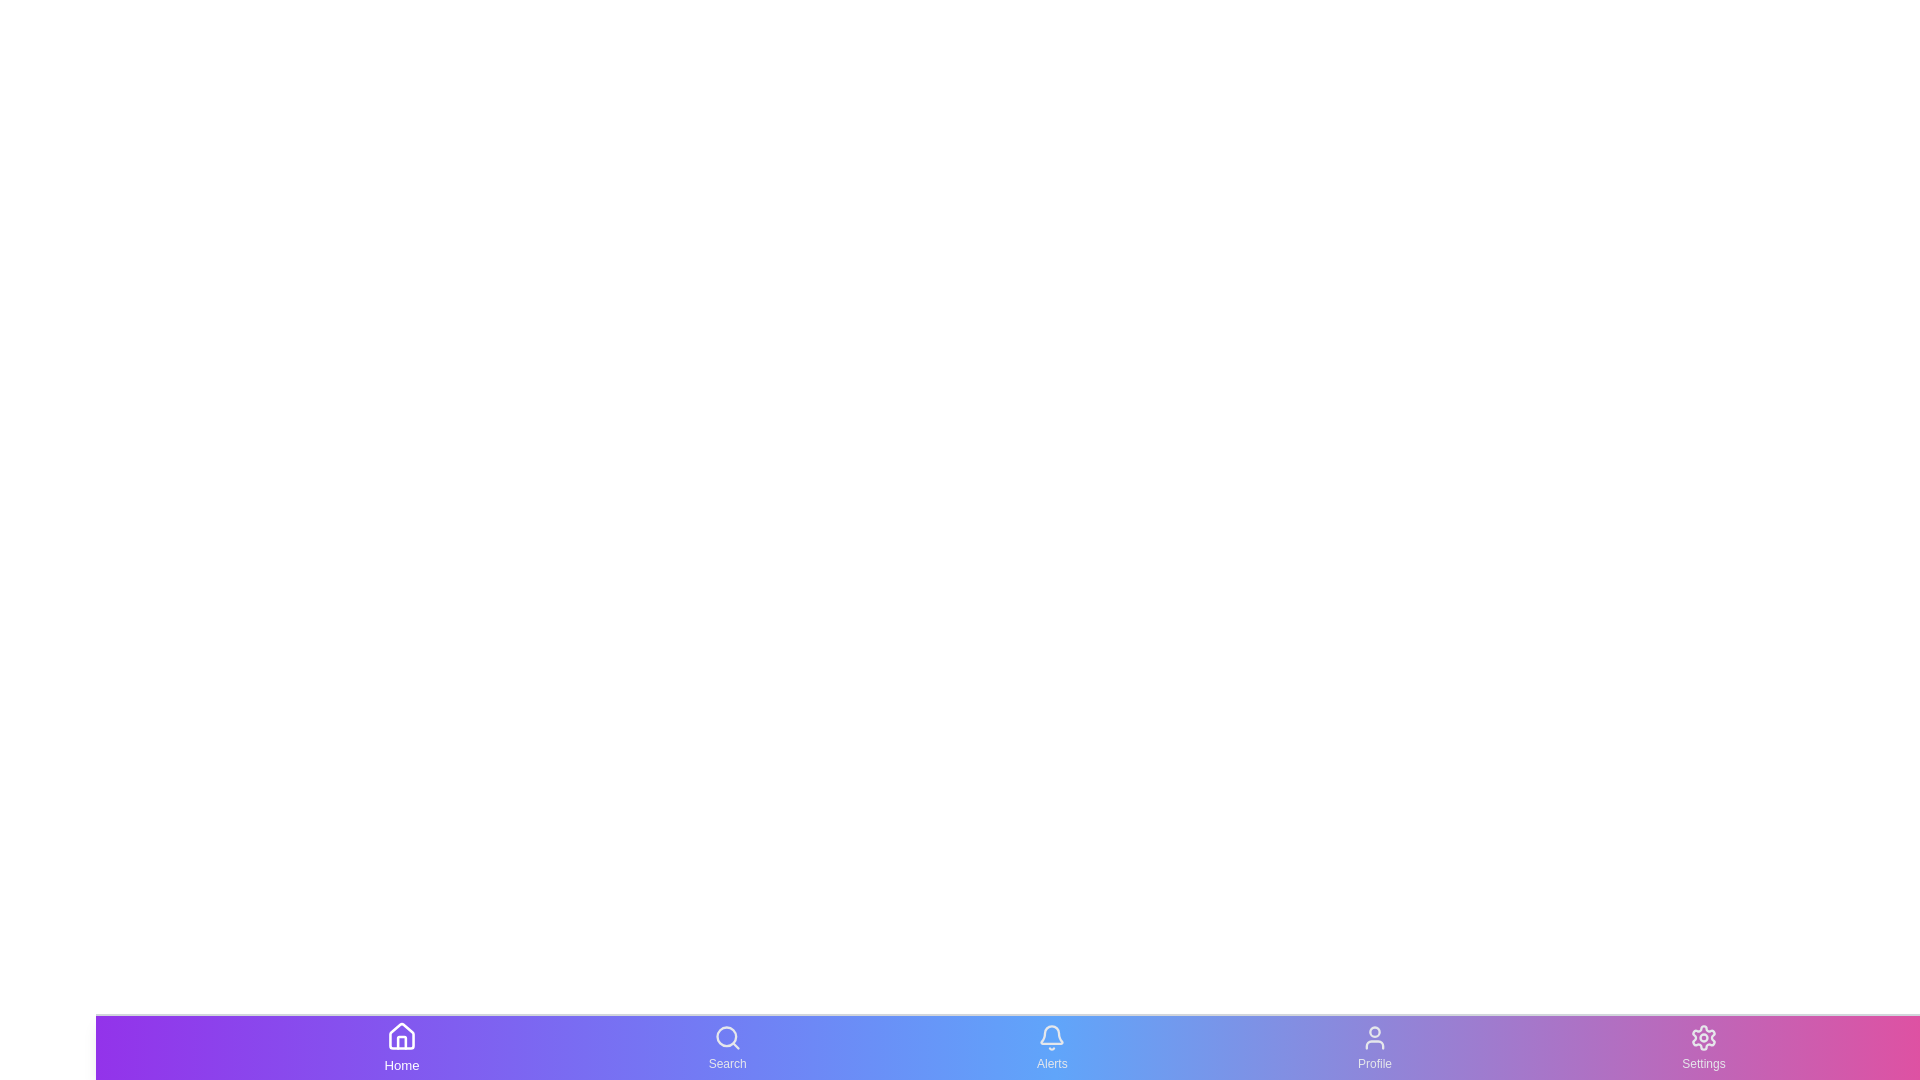 The width and height of the screenshot is (1920, 1080). What do you see at coordinates (1372, 1047) in the screenshot?
I see `the Profile icon to preview its hover effect` at bounding box center [1372, 1047].